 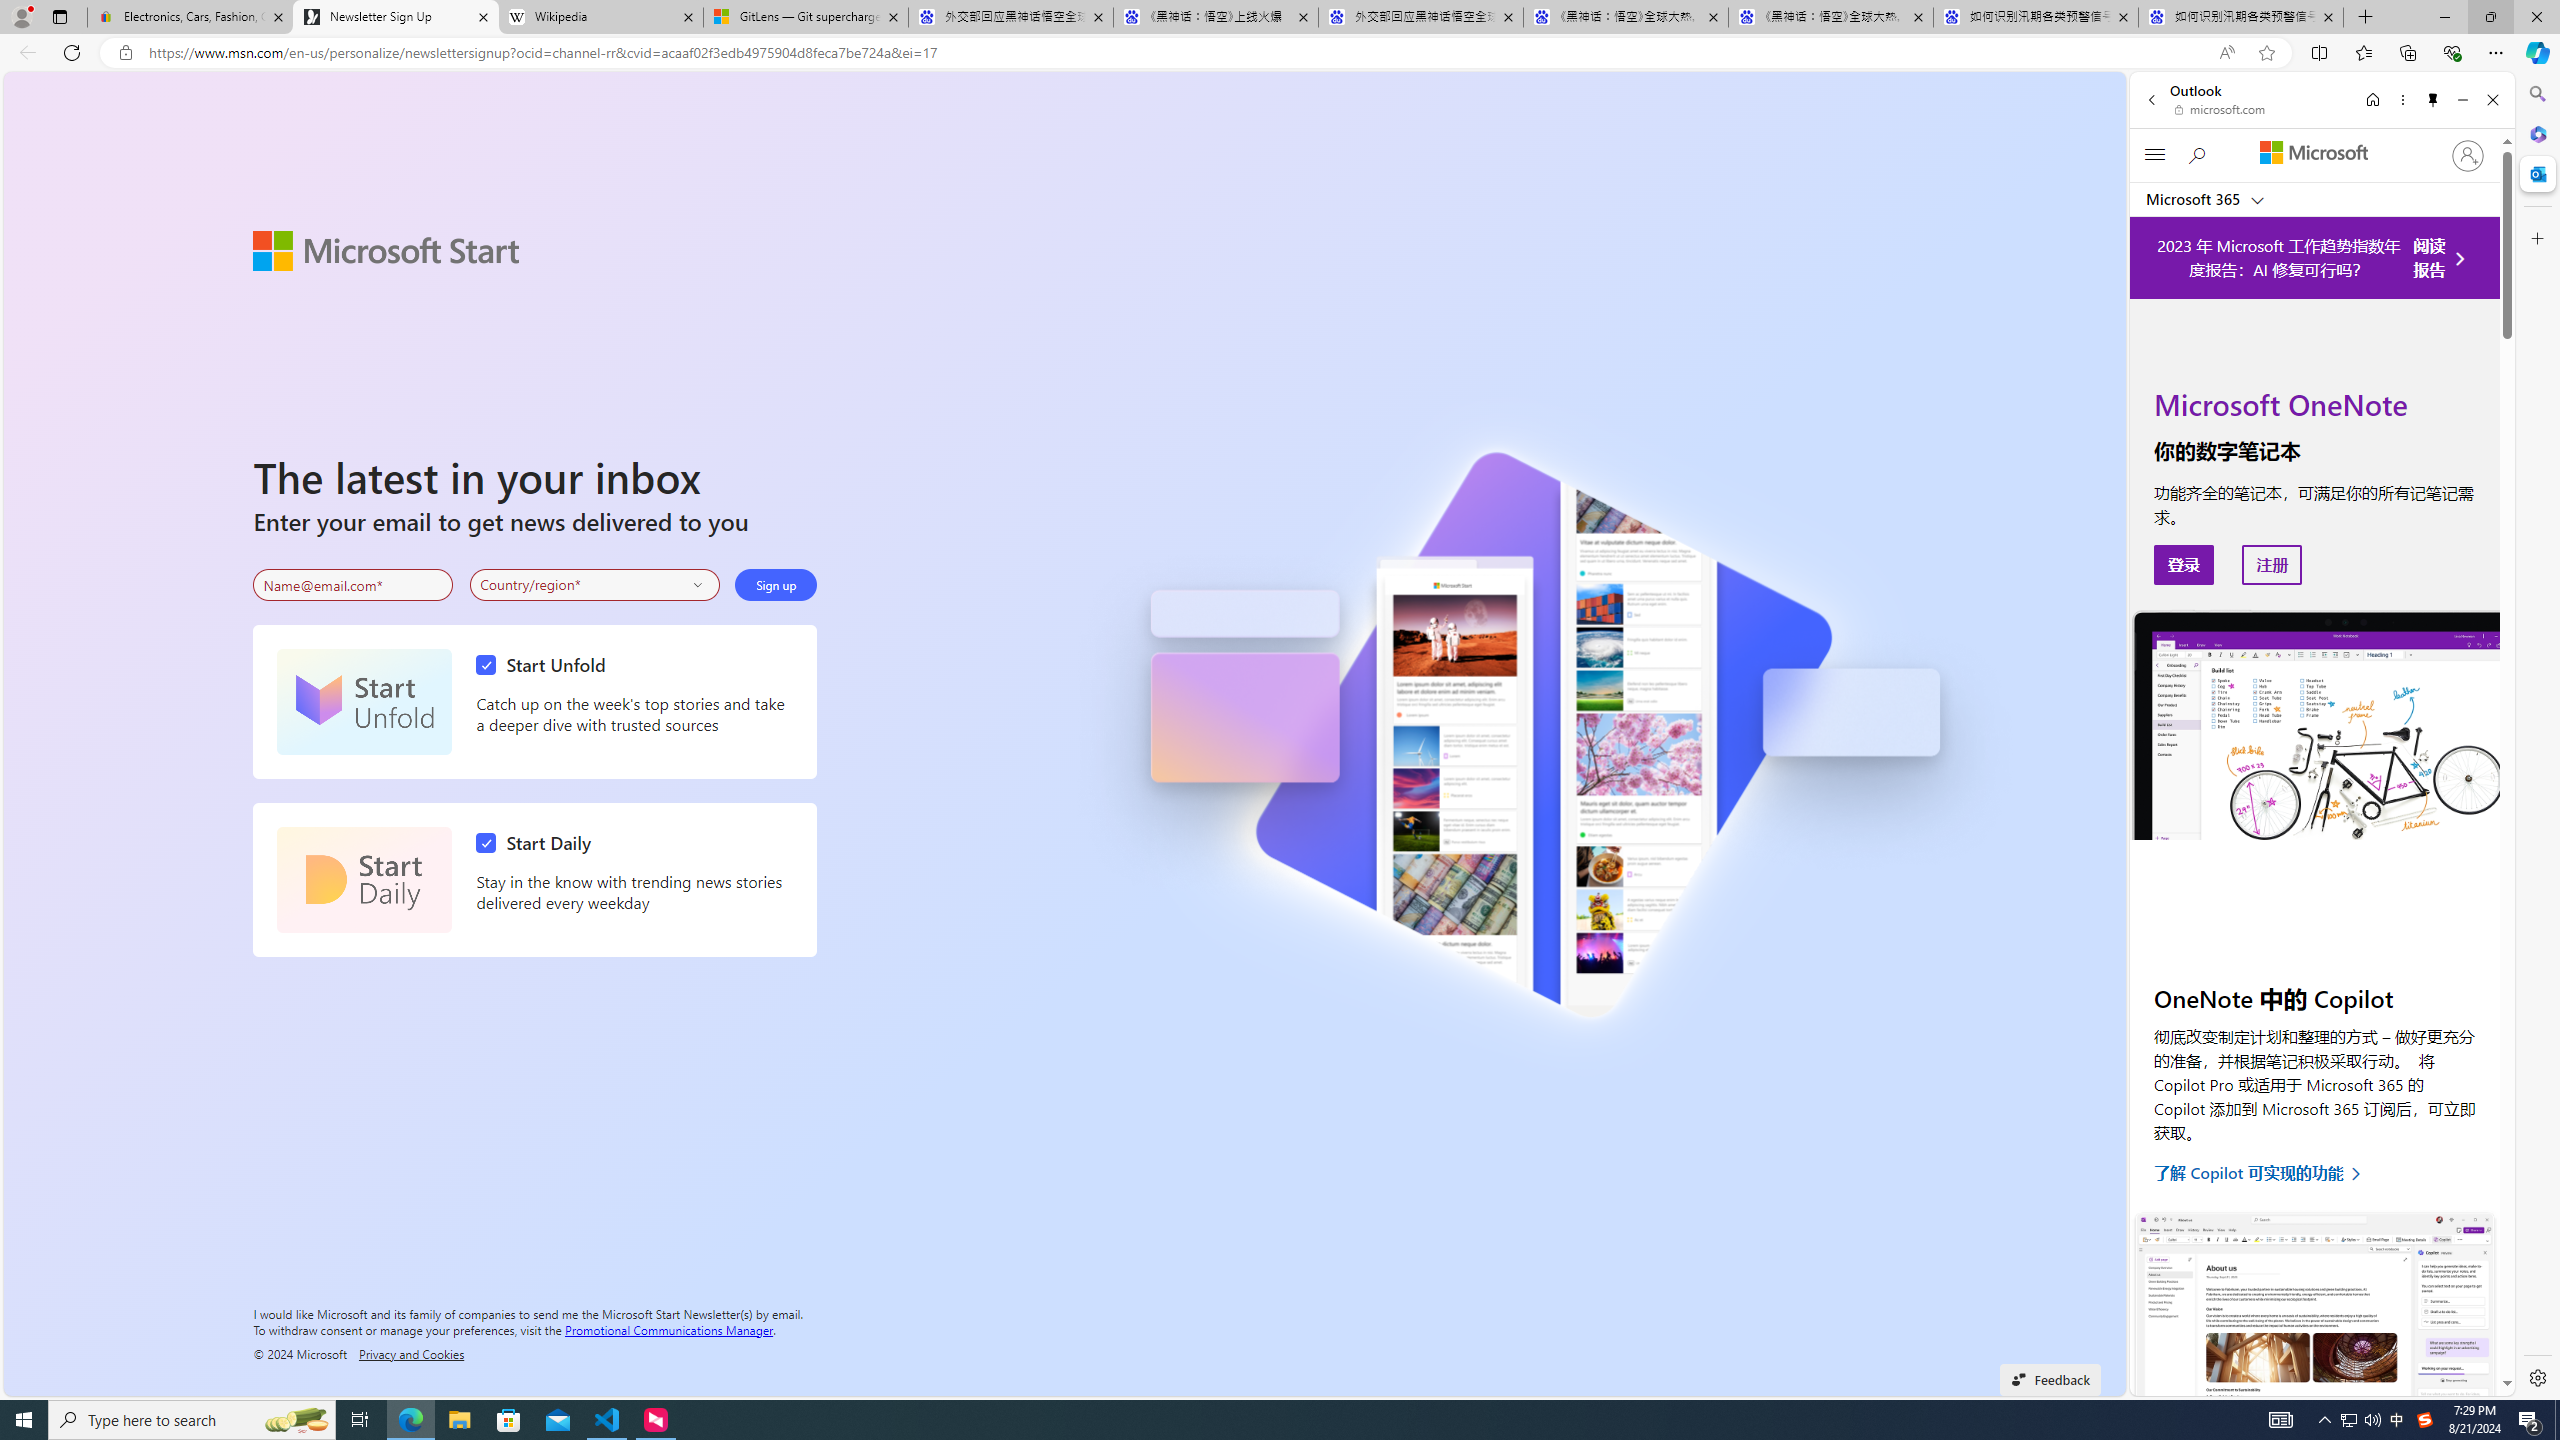 What do you see at coordinates (595, 585) in the screenshot?
I see `'Select your country'` at bounding box center [595, 585].